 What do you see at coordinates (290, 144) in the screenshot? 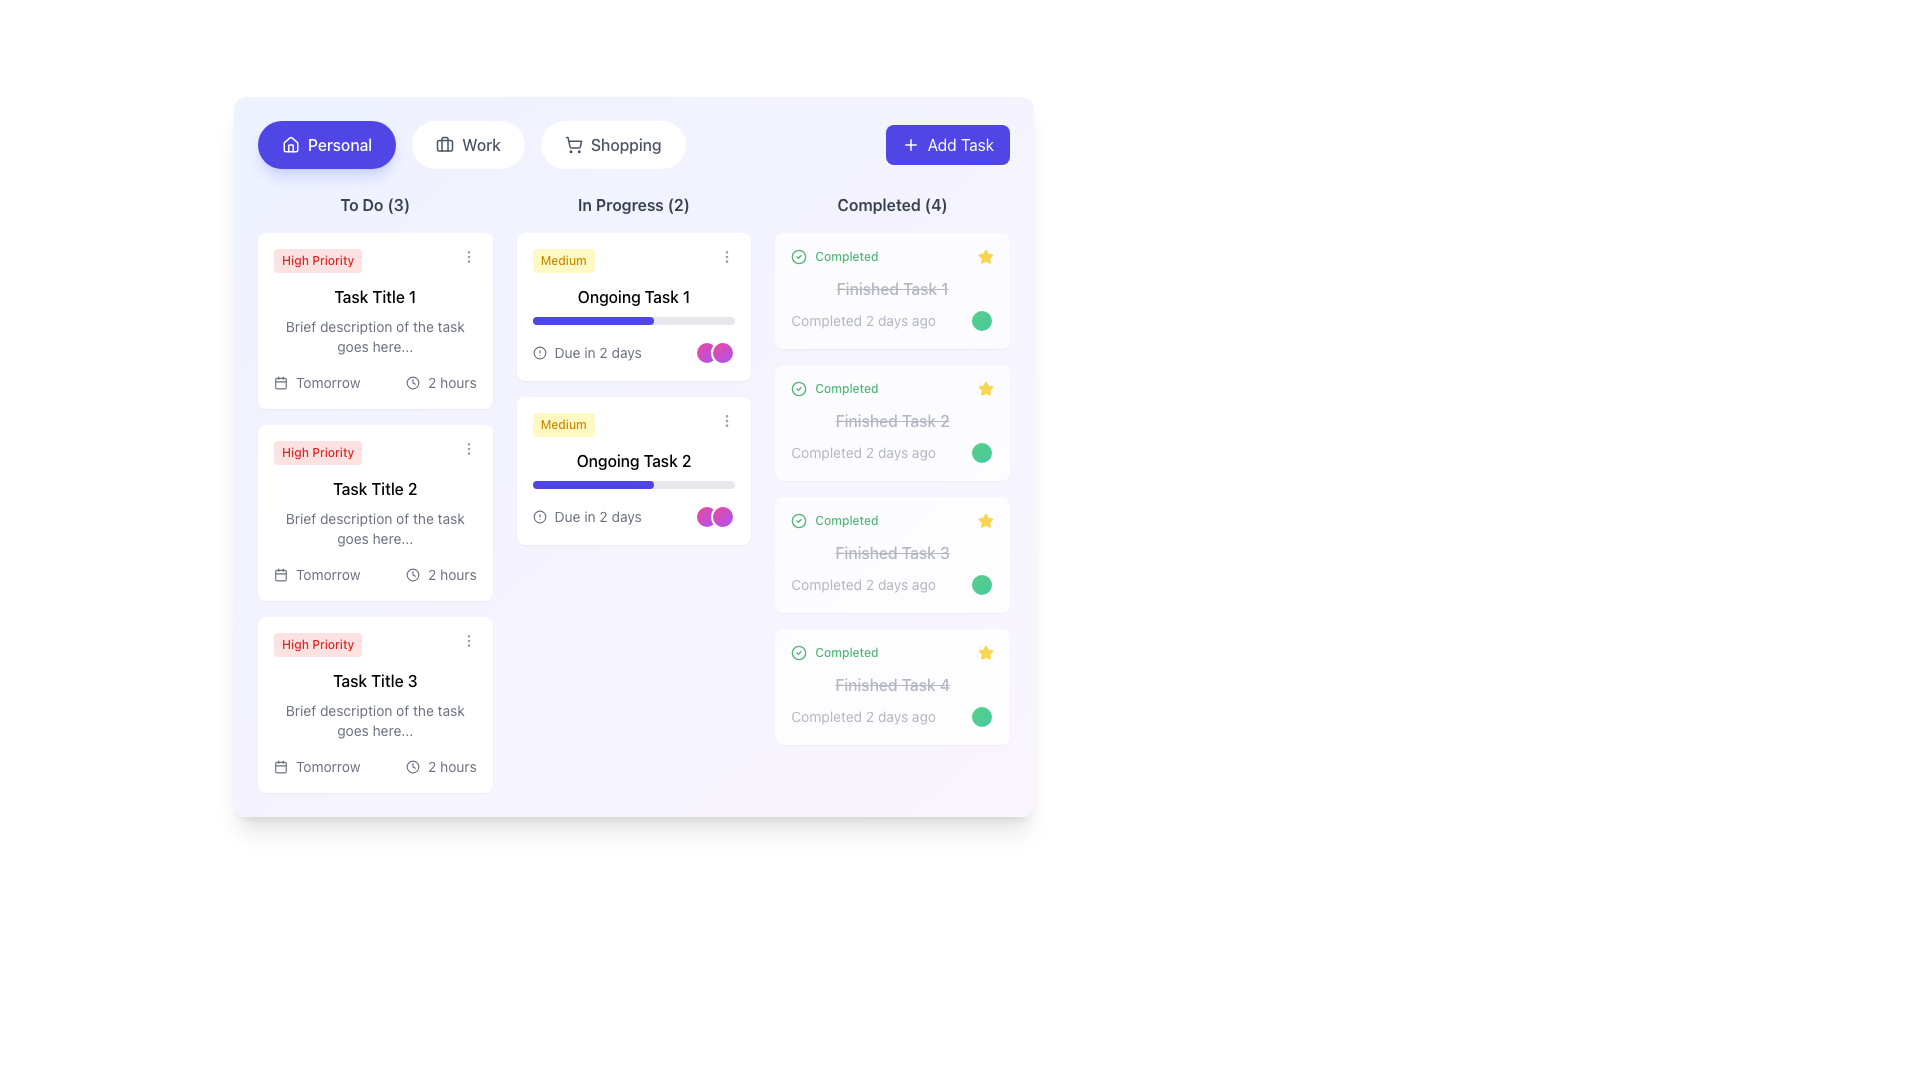
I see `the house outline icon located within the purple 'Personal' button in the top-left section of the user interface` at bounding box center [290, 144].